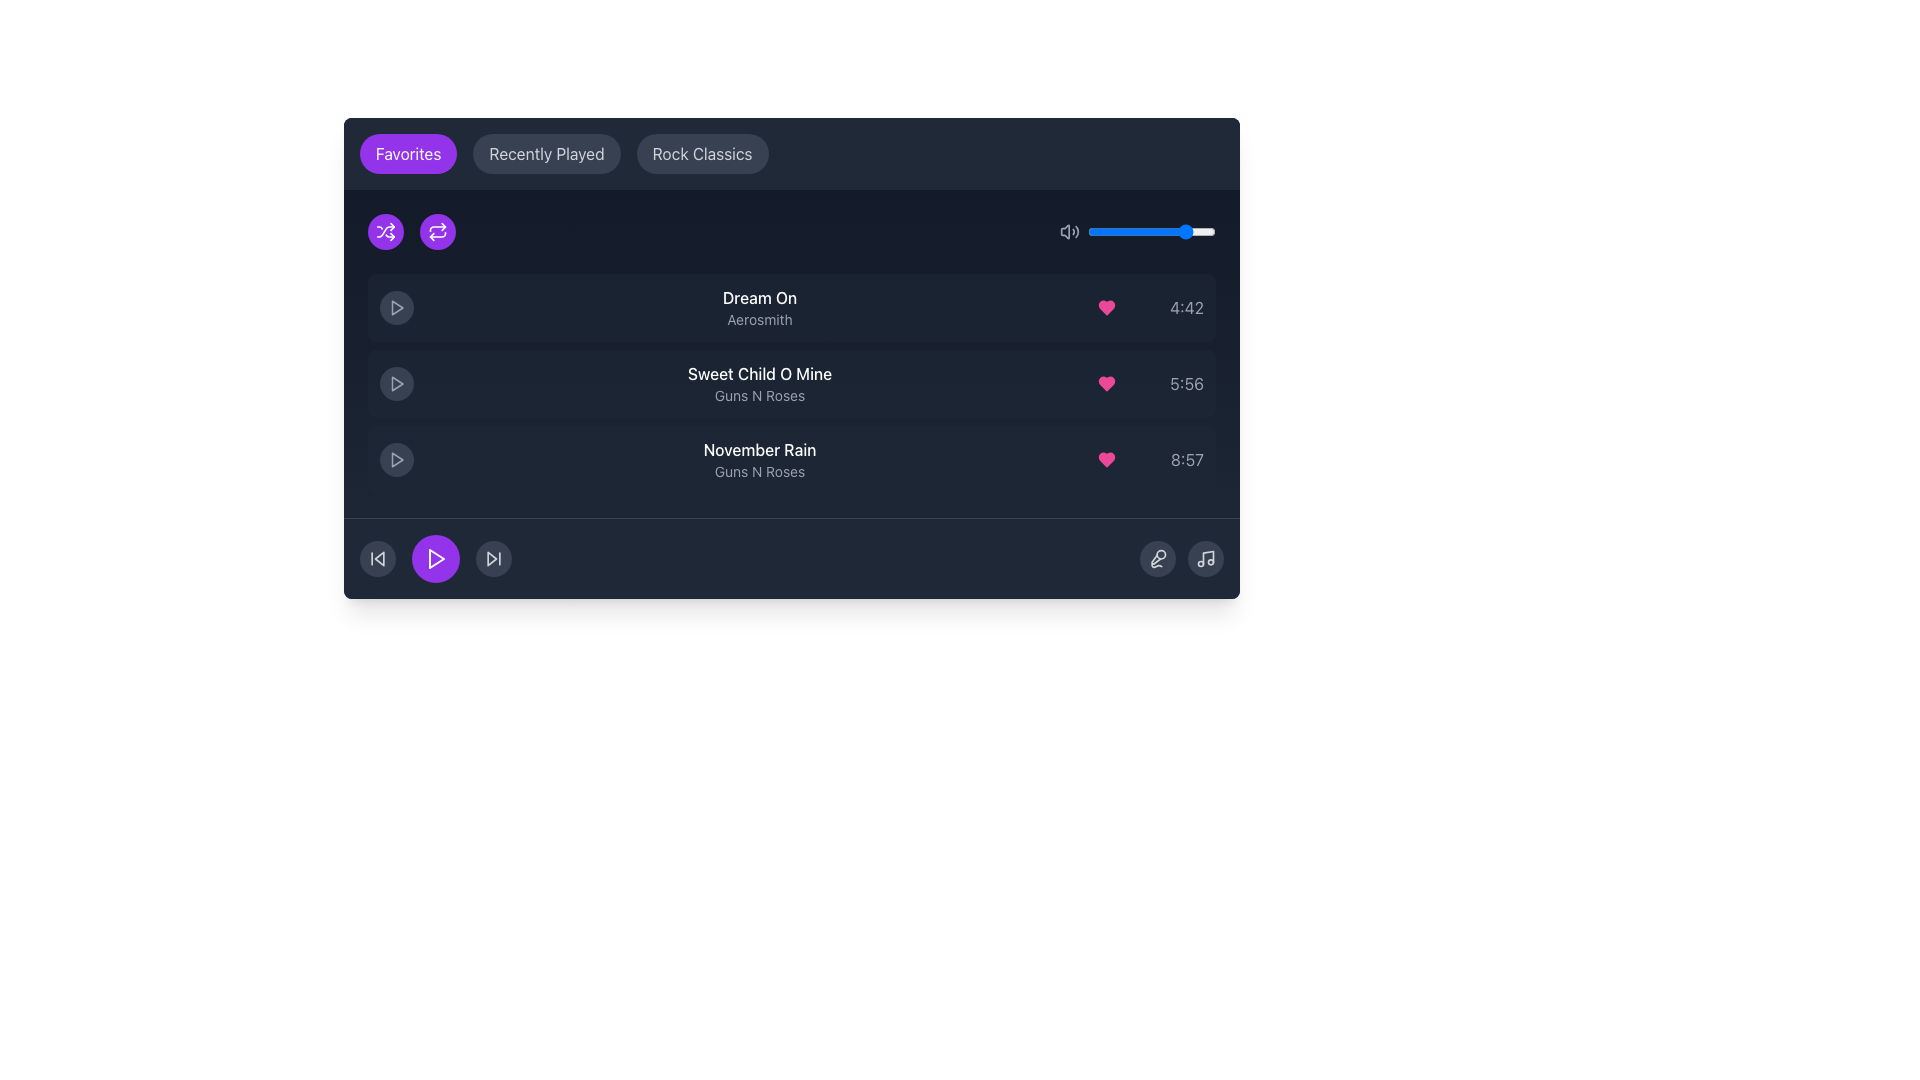 The image size is (1920, 1080). I want to click on the play button located in the central bottom section of the interface to initiate playback of the currently selected track in the playlist, so click(435, 559).